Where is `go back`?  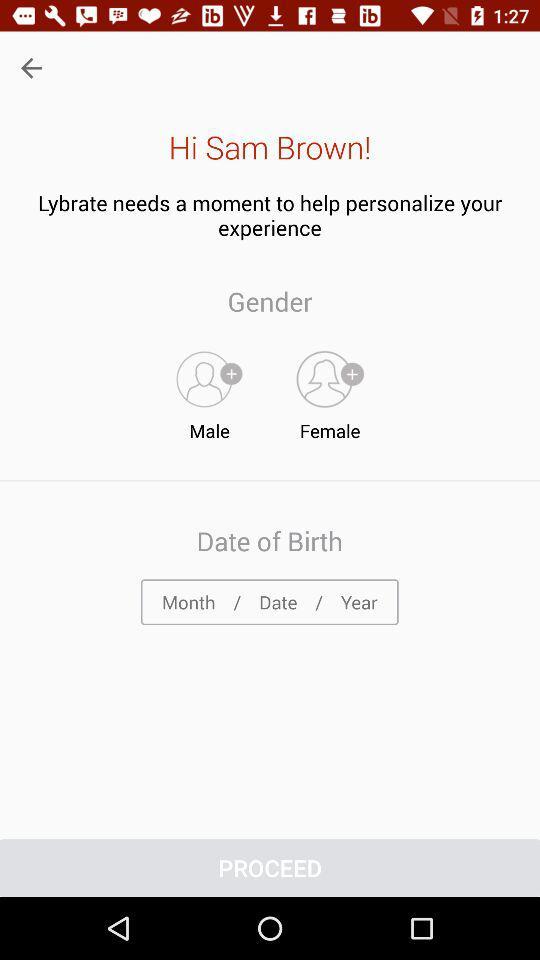
go back is located at coordinates (30, 68).